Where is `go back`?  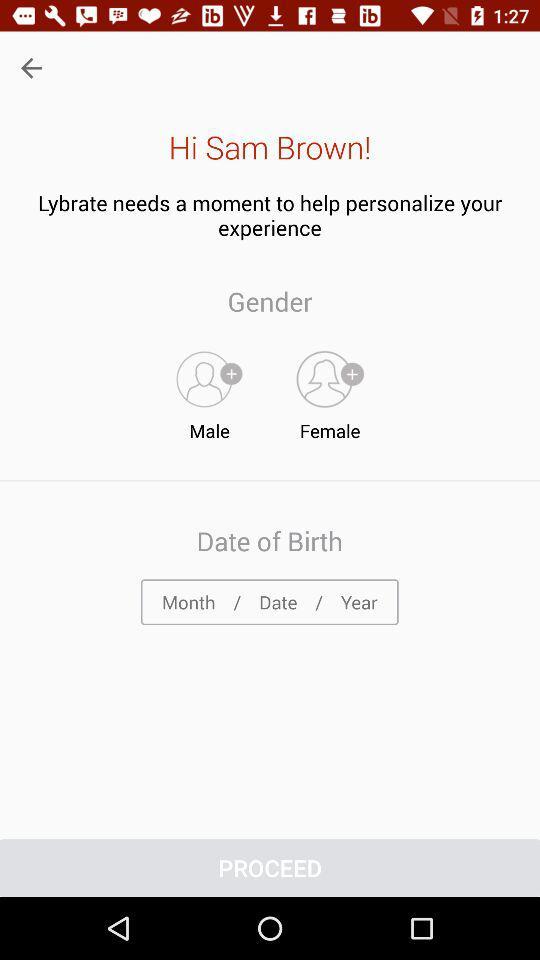
go back is located at coordinates (30, 68).